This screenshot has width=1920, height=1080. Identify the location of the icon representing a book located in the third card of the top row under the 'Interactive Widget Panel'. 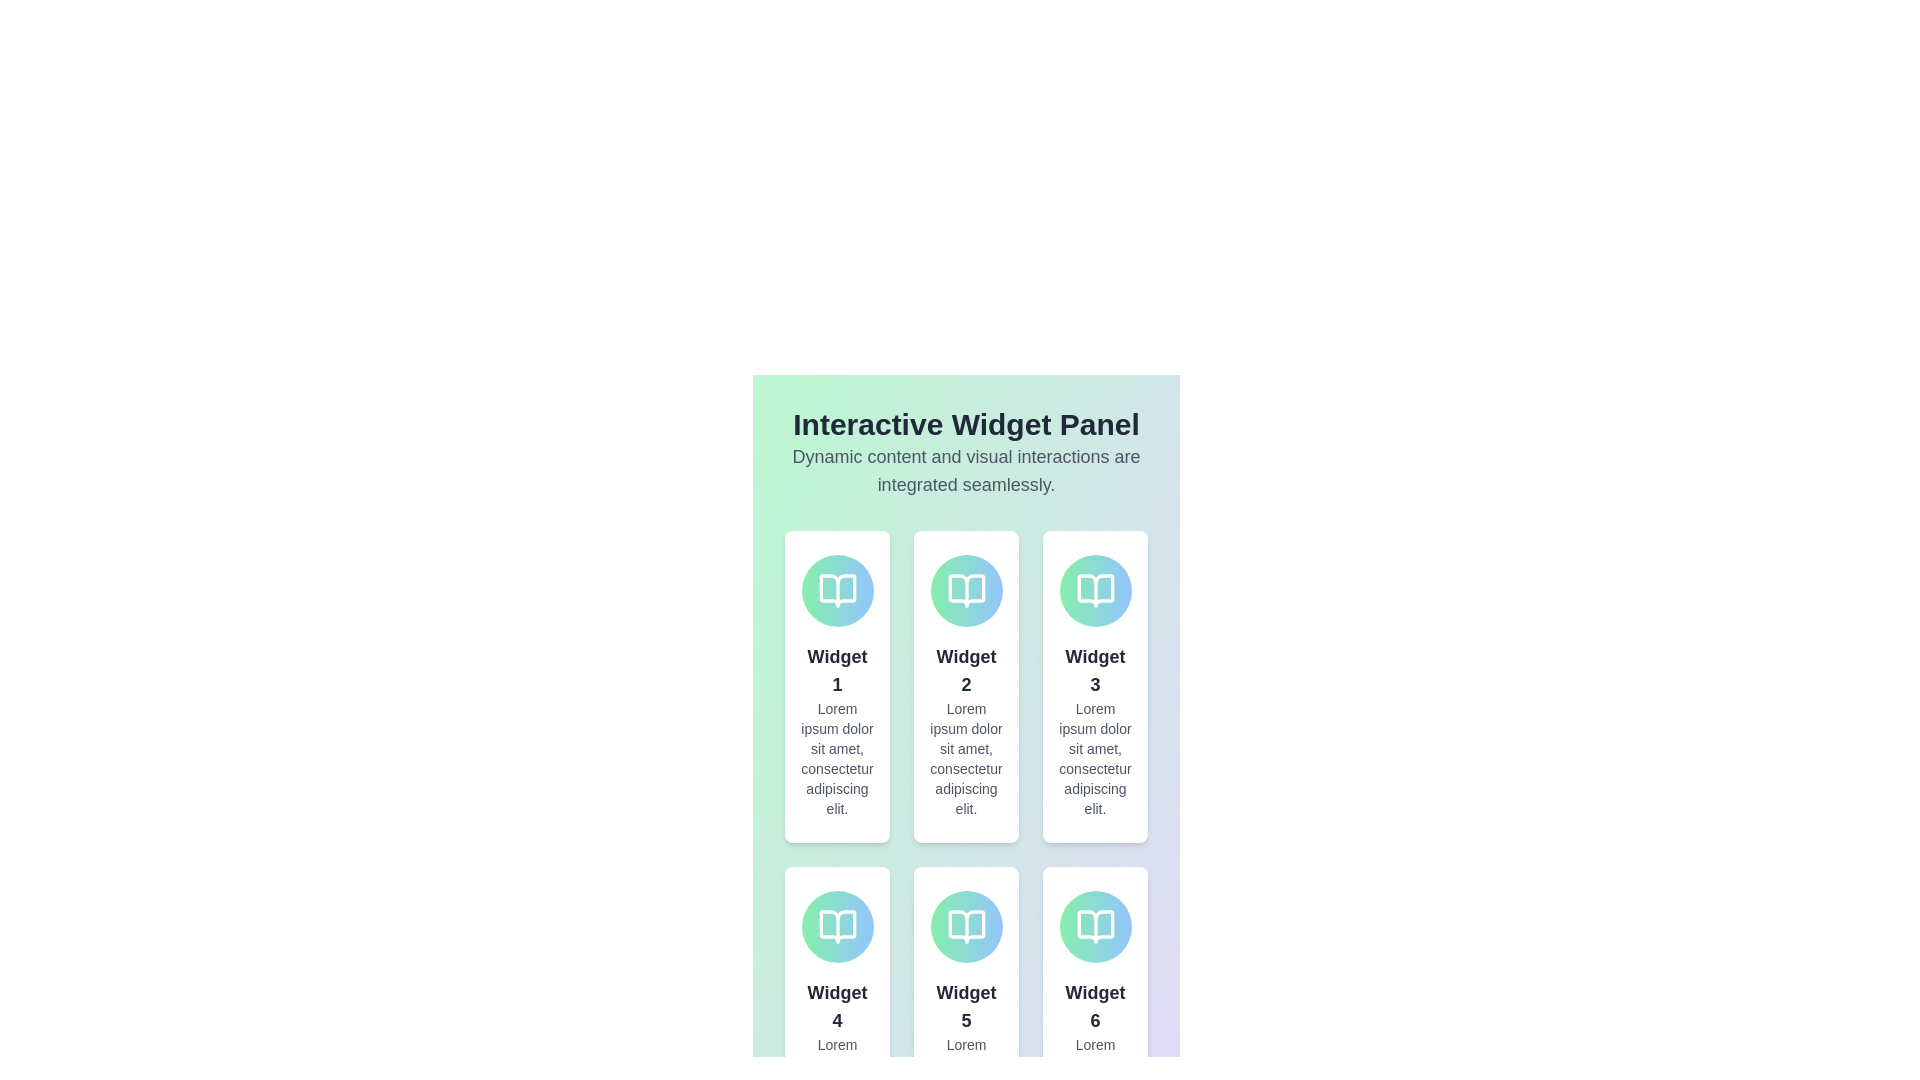
(1094, 589).